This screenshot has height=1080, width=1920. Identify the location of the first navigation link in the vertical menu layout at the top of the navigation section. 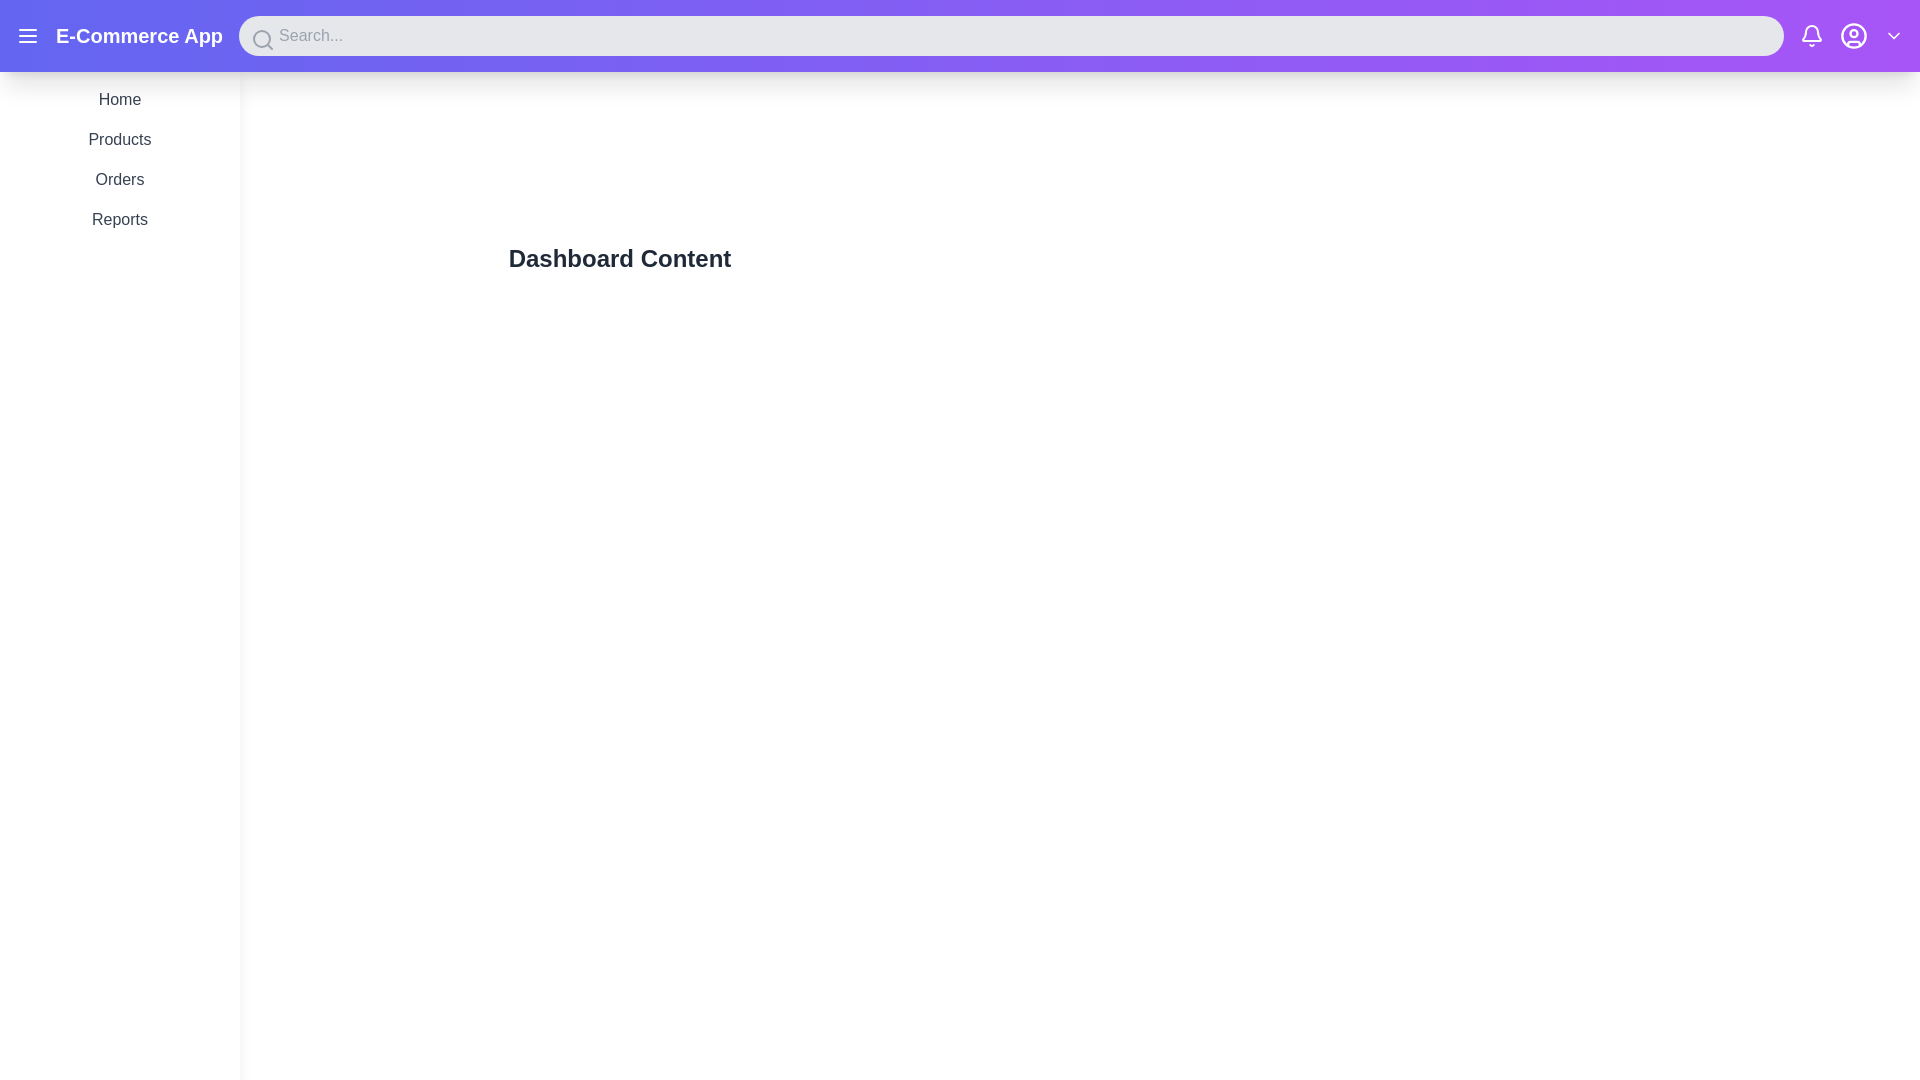
(119, 100).